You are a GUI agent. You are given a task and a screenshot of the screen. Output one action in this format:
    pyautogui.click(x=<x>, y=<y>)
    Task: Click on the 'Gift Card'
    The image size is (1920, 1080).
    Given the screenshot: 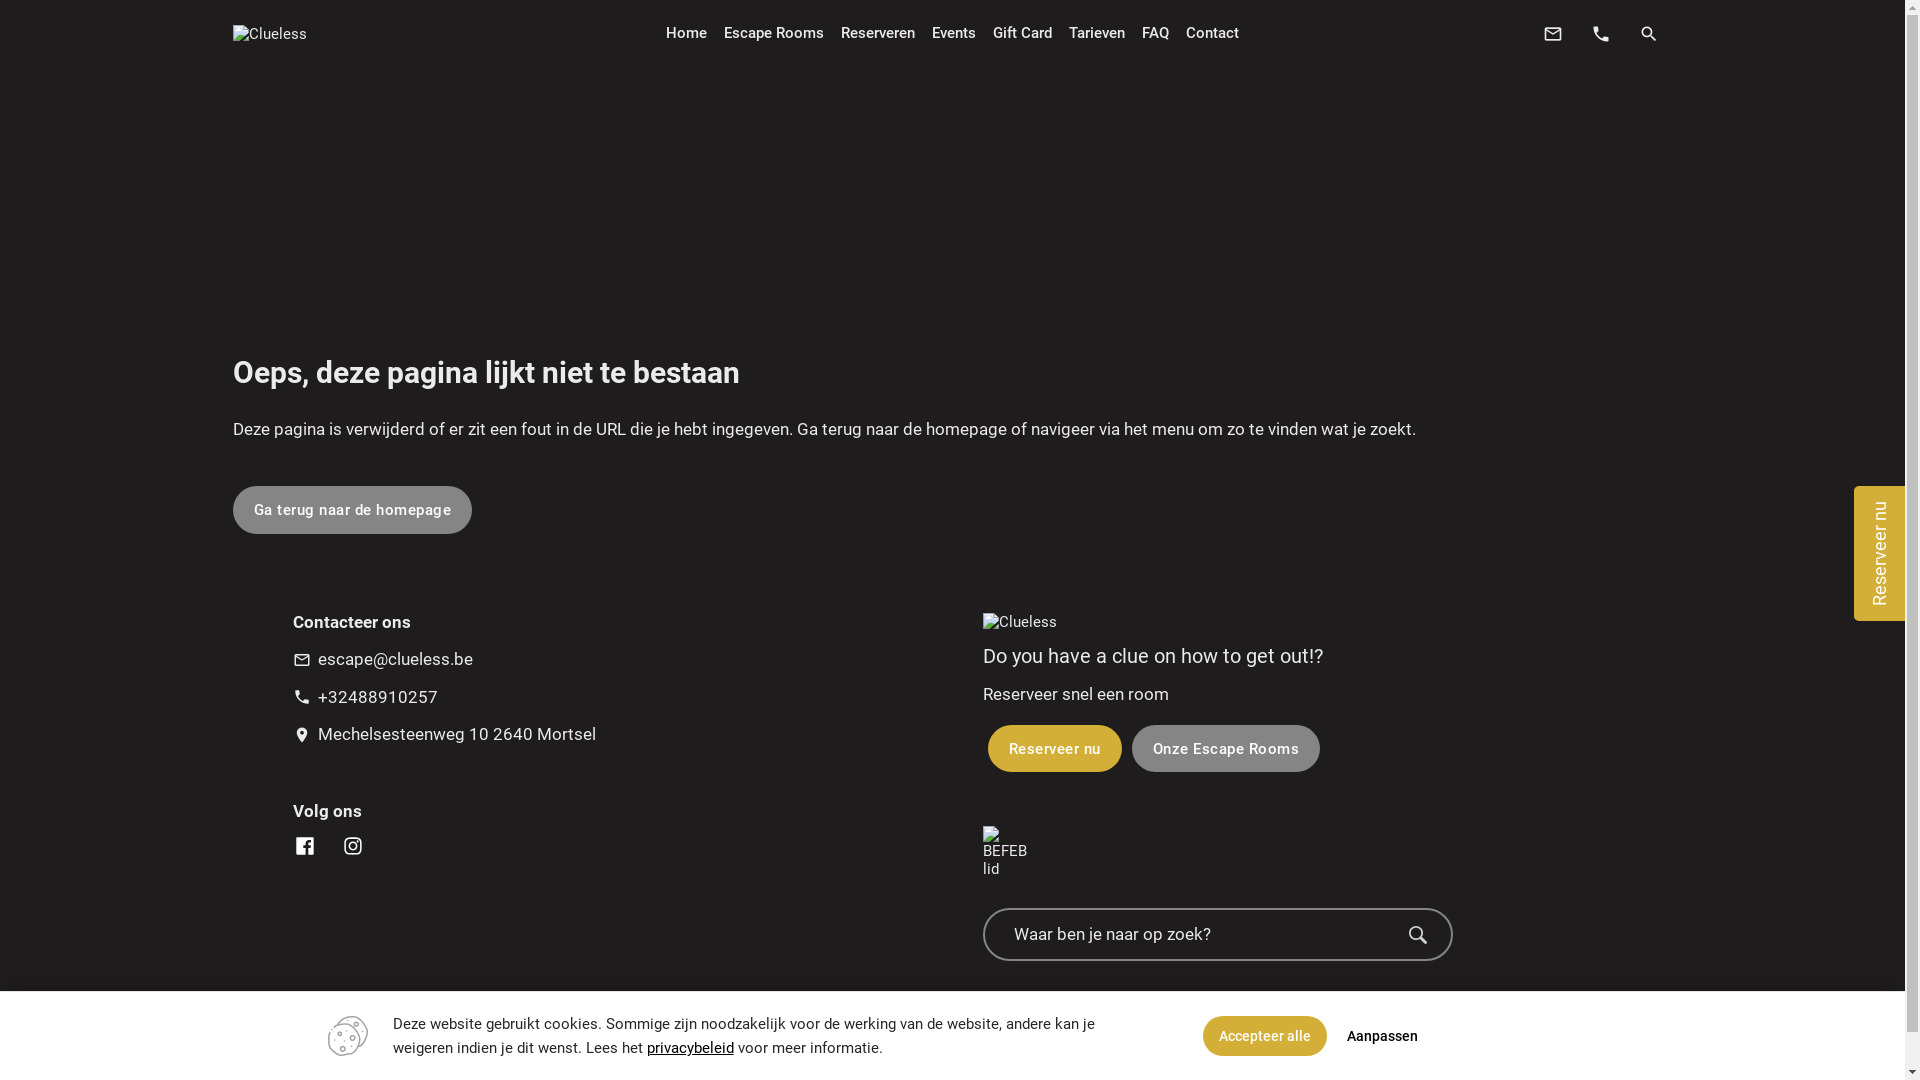 What is the action you would take?
    pyautogui.click(x=1022, y=32)
    